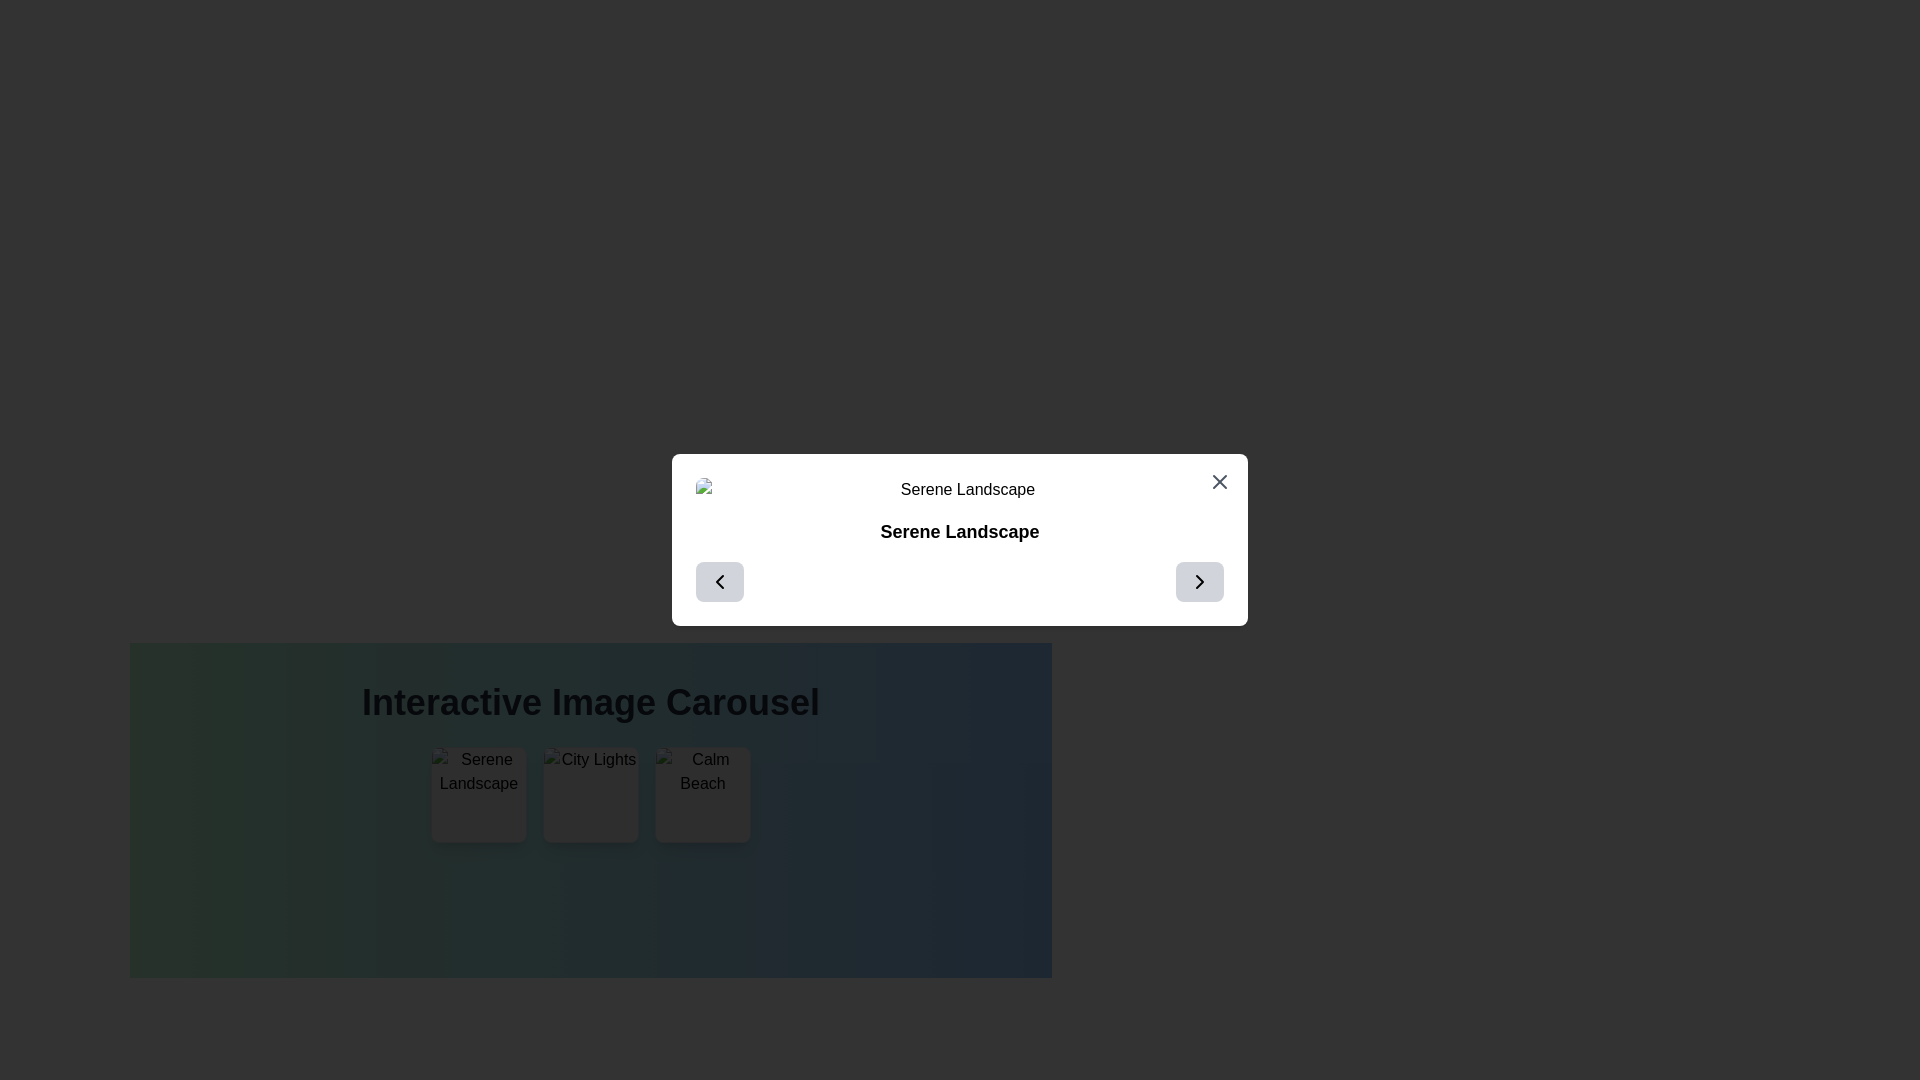  Describe the element at coordinates (702, 793) in the screenshot. I see `the 'Calm Beach' image in the third tile of the image carousel located beneath the 'Interactive Image Carousel' header` at that location.